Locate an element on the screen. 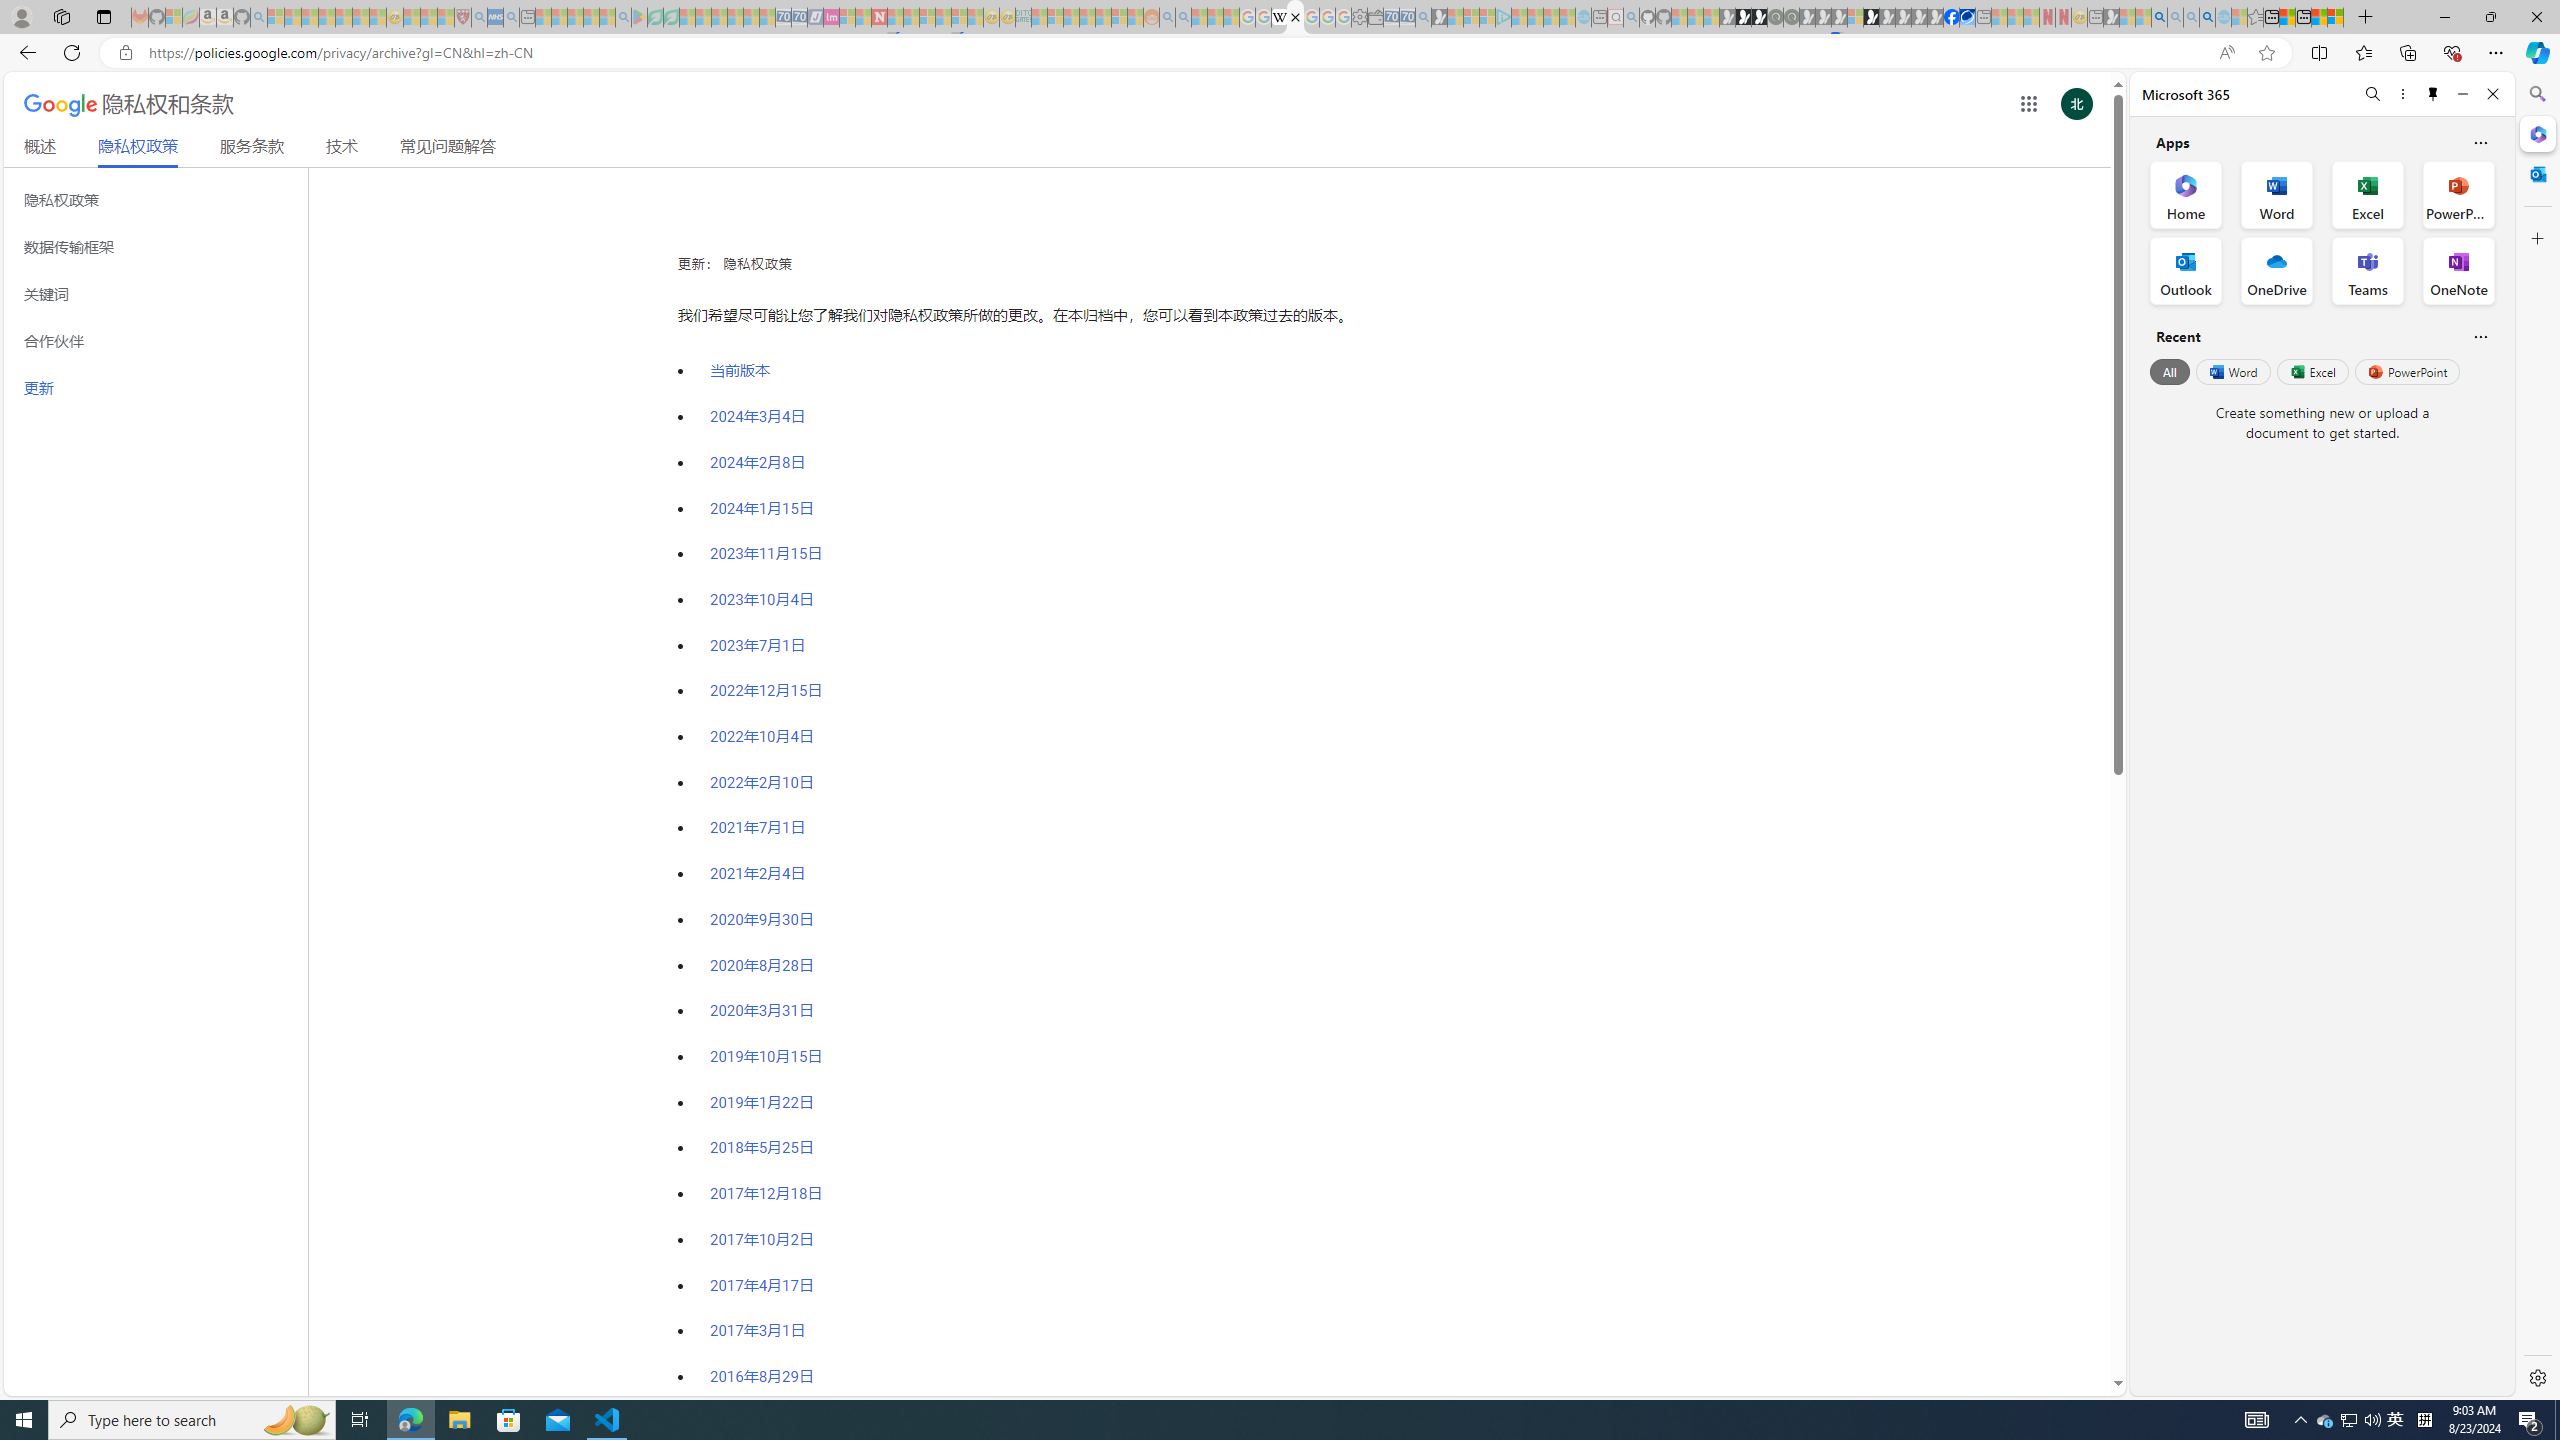  'Is this helpful?' is located at coordinates (2479, 336).